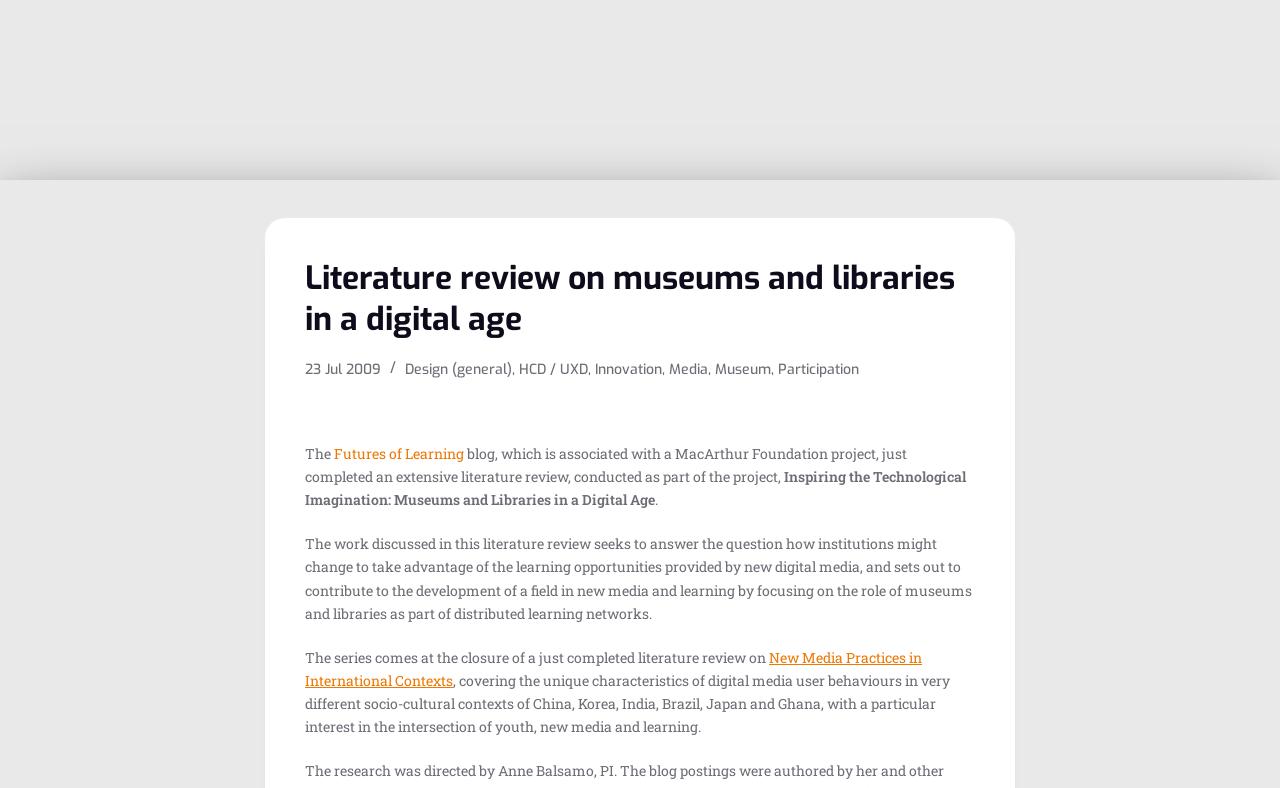 This screenshot has width=1280, height=788. I want to click on 'Mobile experiences in art museums', so click(455, 66).